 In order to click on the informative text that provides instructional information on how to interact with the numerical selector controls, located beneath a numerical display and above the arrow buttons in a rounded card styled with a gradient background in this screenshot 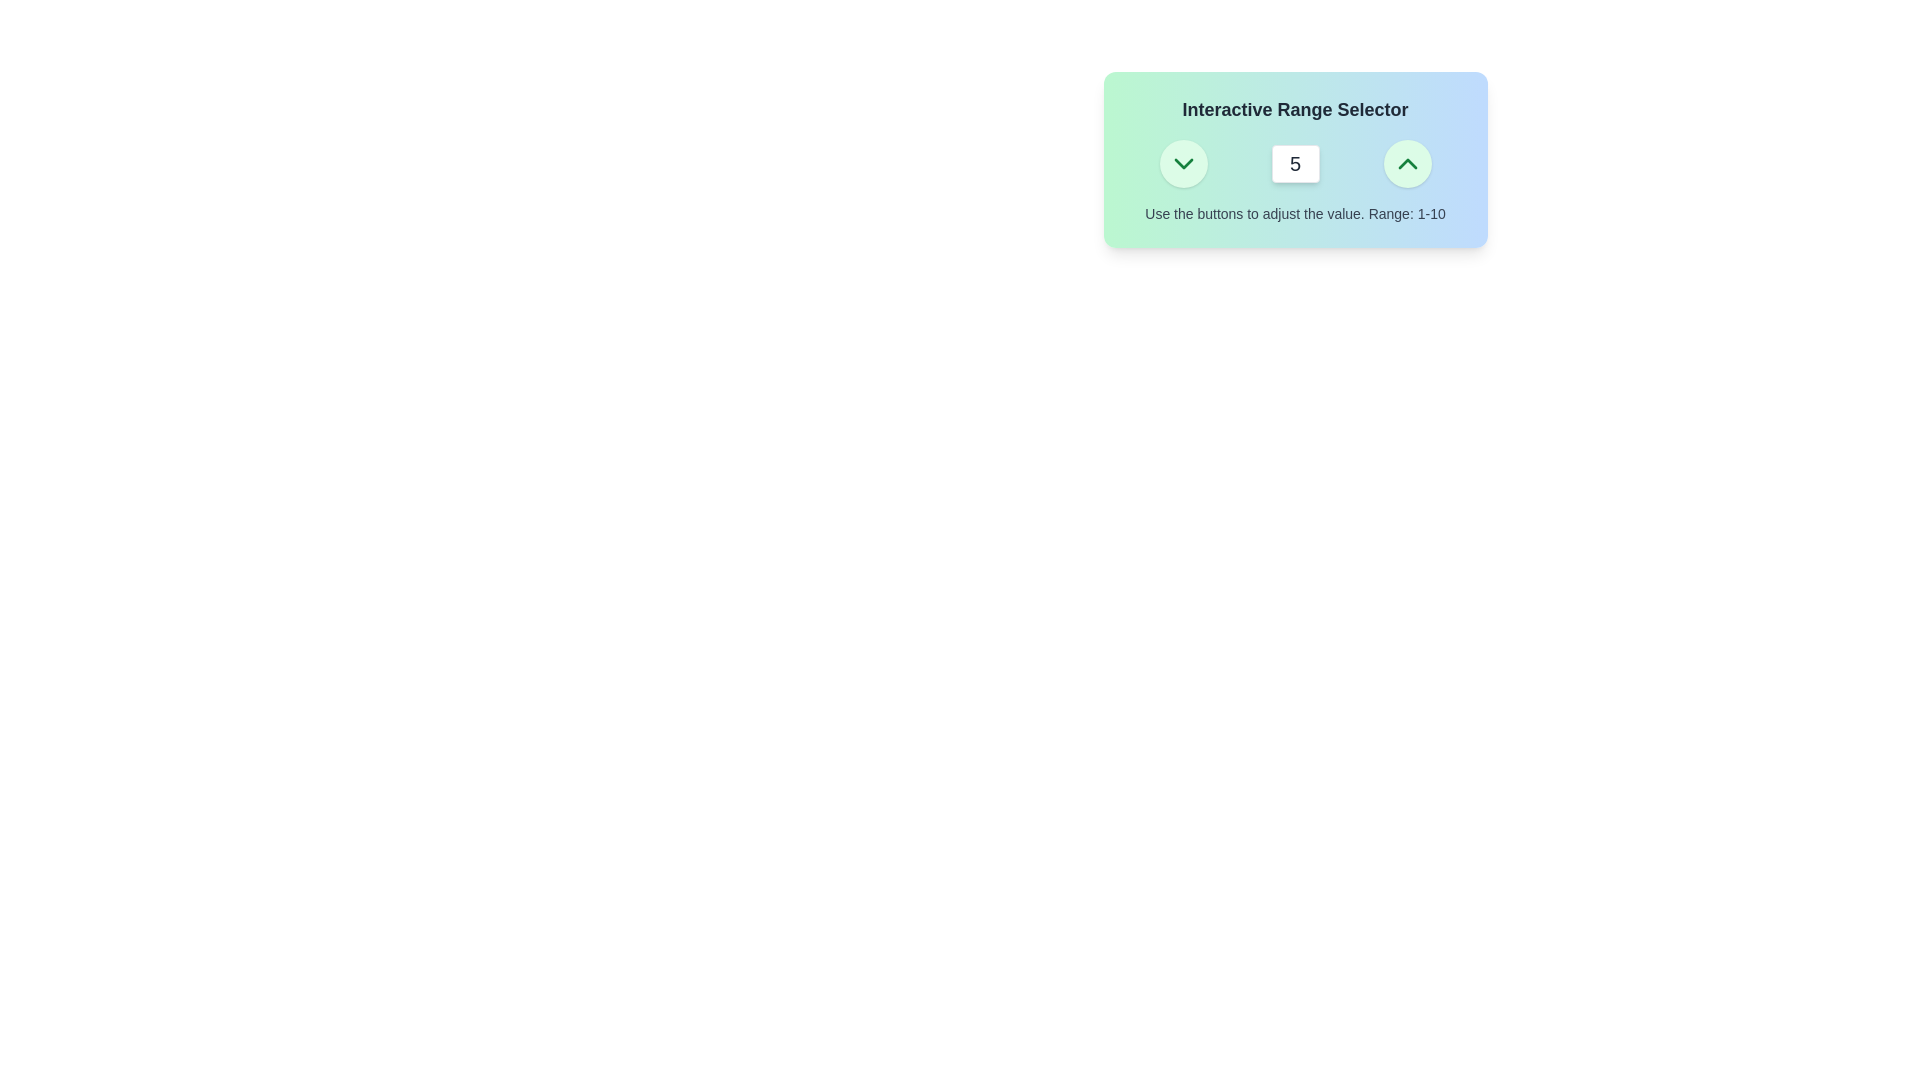, I will do `click(1295, 213)`.